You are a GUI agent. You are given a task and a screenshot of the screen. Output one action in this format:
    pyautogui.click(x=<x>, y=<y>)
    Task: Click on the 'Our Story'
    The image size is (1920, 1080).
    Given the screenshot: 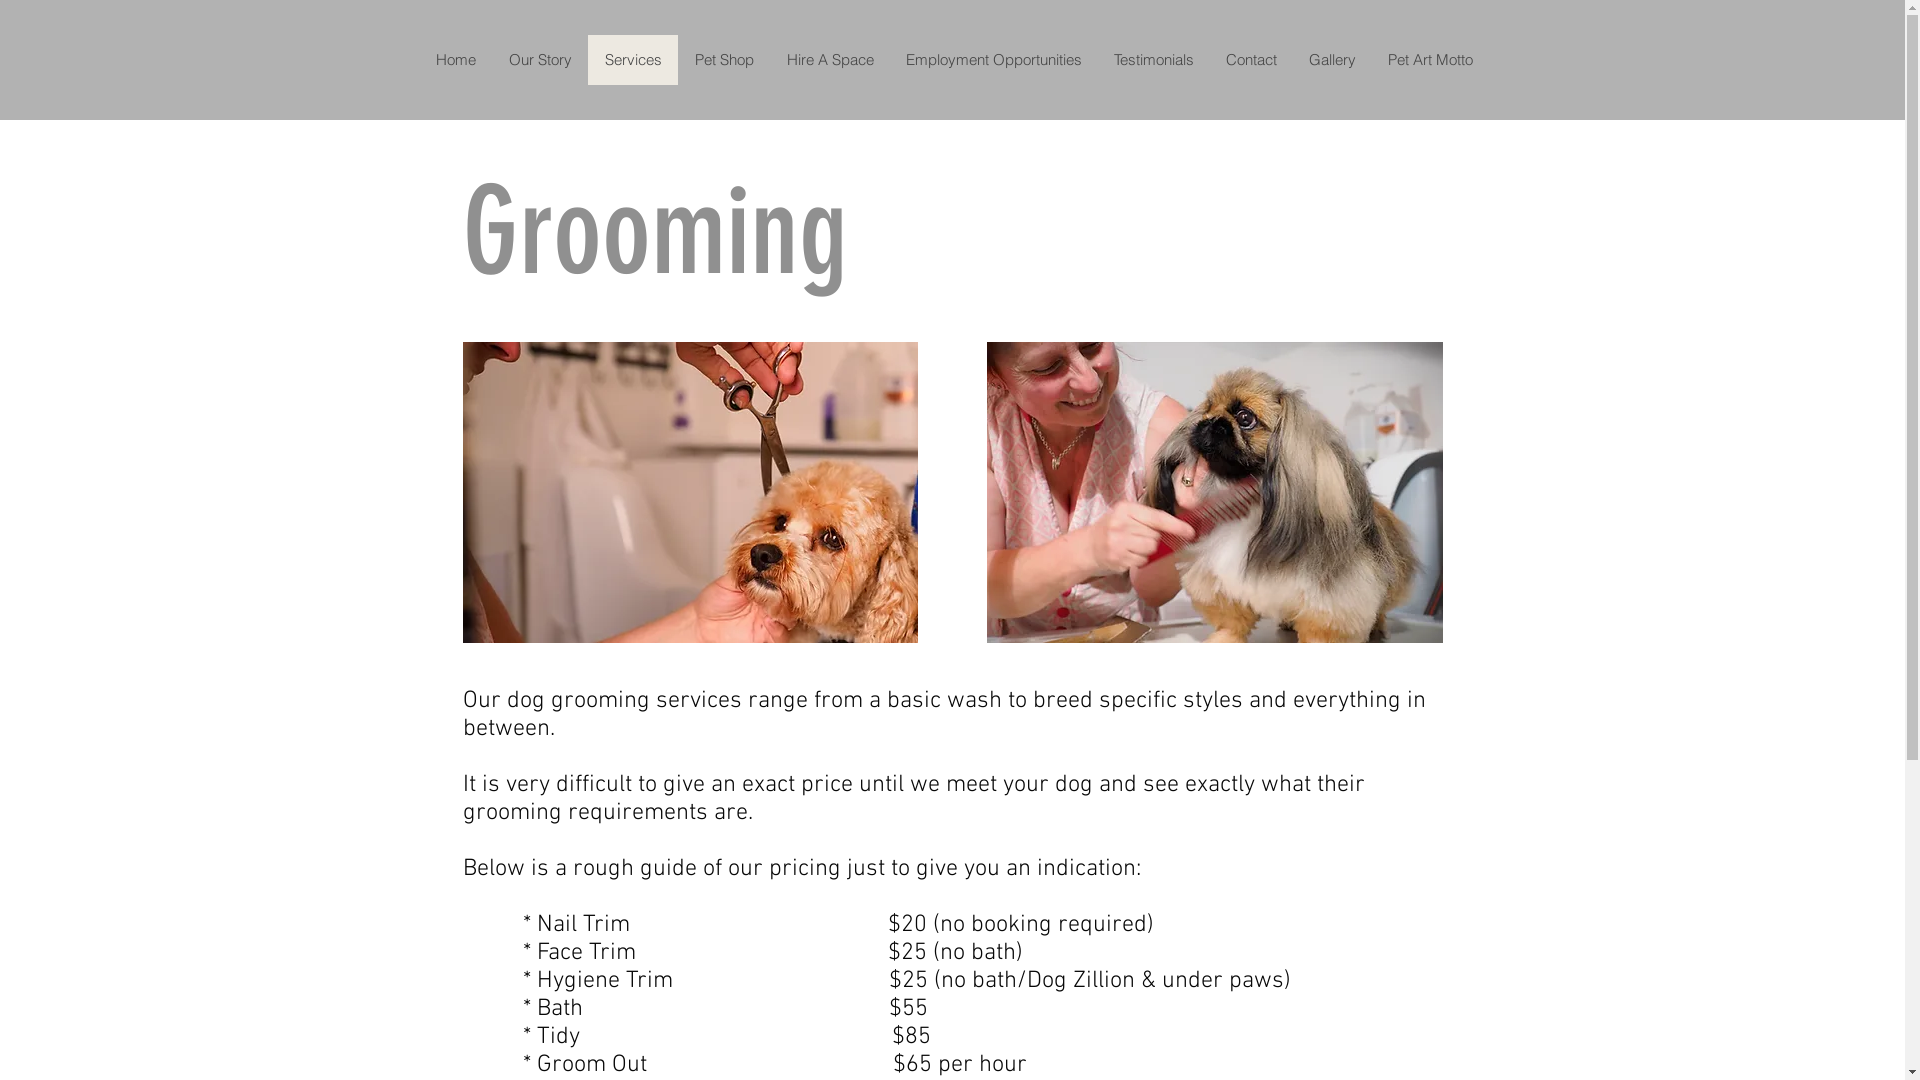 What is the action you would take?
    pyautogui.click(x=539, y=59)
    